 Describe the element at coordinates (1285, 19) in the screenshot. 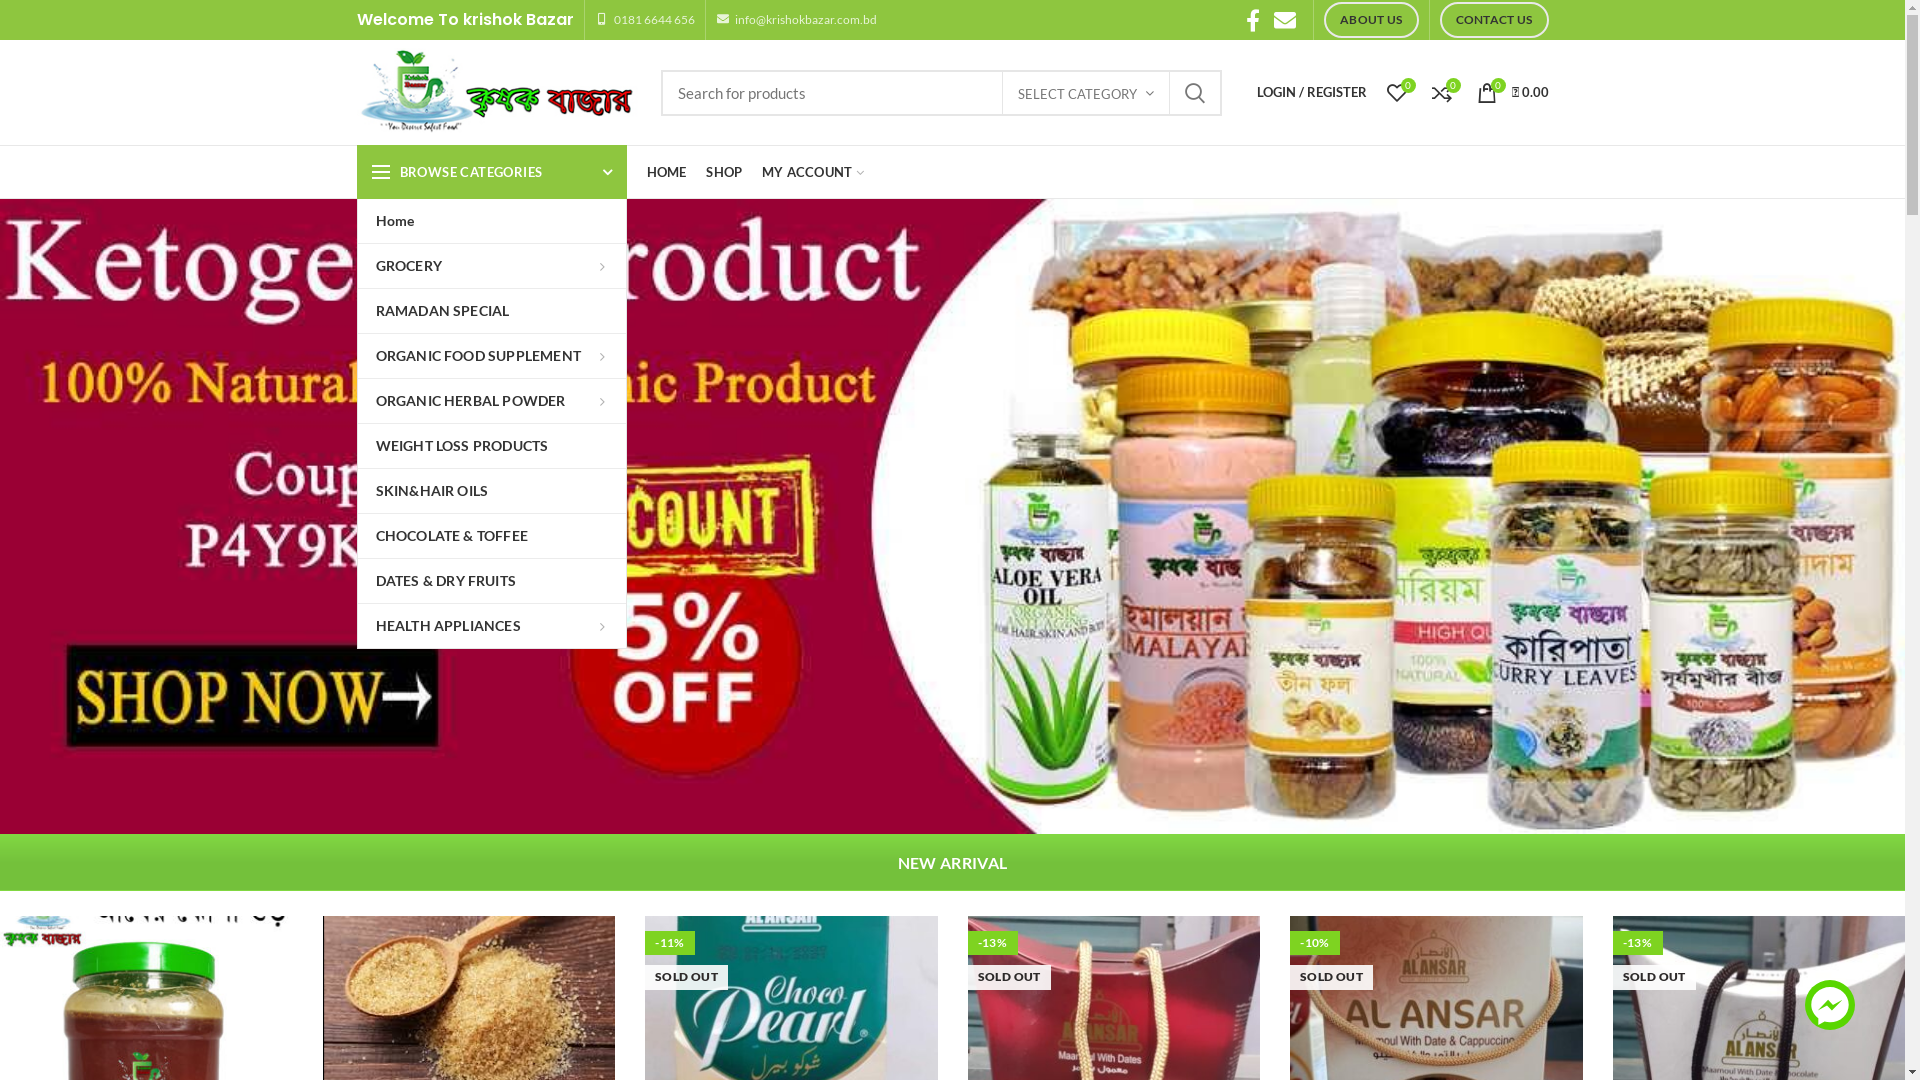

I see `'Email'` at that location.